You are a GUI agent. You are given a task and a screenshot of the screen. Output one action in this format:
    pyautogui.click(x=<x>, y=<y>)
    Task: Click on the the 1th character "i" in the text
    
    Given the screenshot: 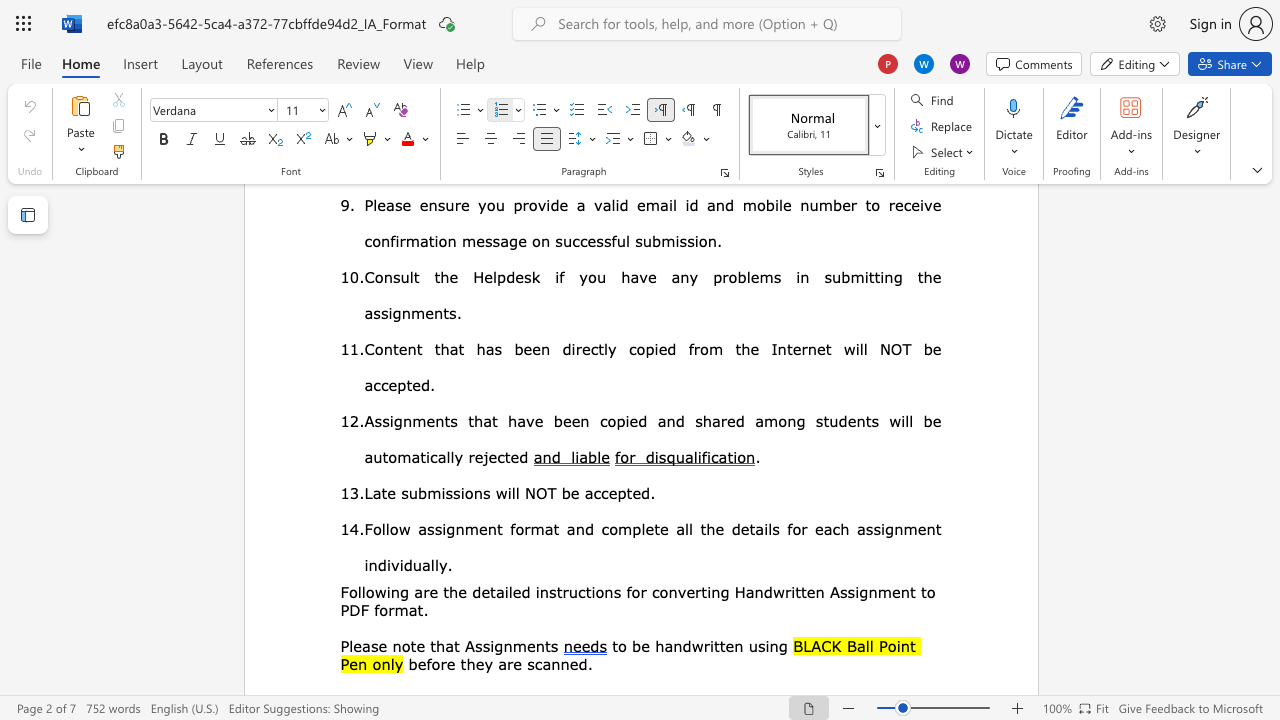 What is the action you would take?
    pyautogui.click(x=388, y=590)
    